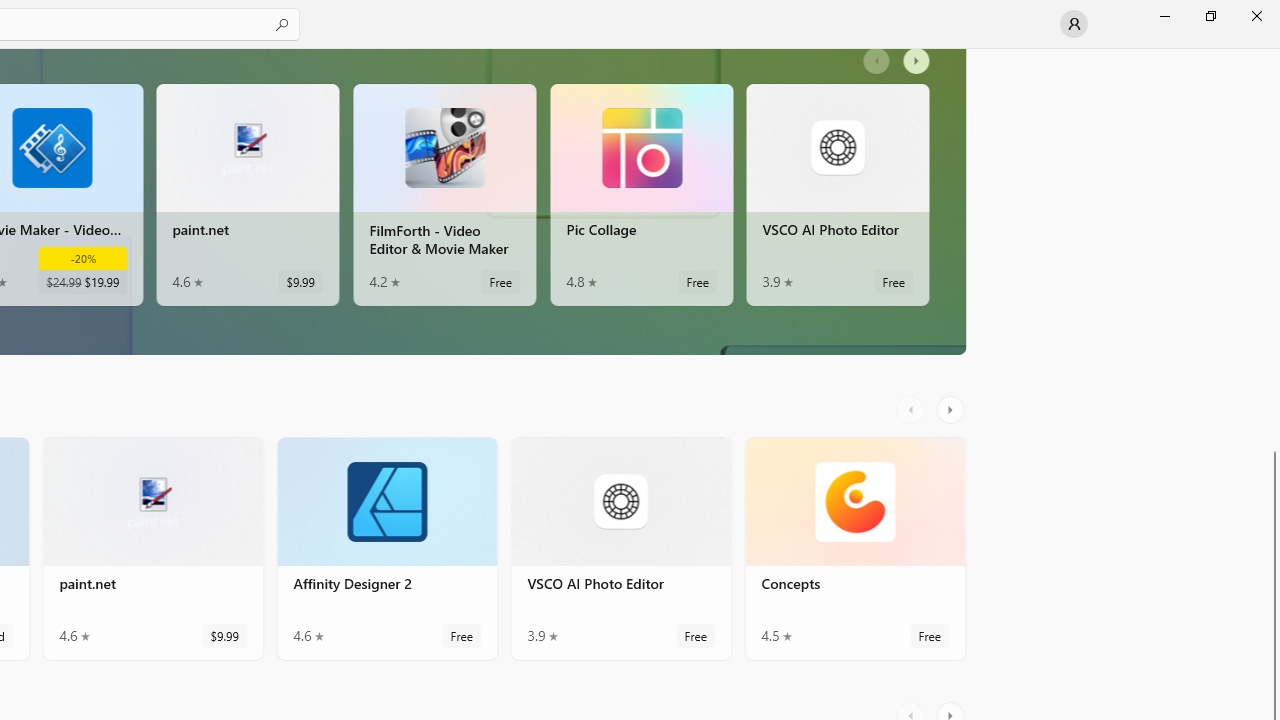 The width and height of the screenshot is (1280, 720). I want to click on 'Pic Collage. Average rating of 4.8 out of five stars. Free  ', so click(641, 194).